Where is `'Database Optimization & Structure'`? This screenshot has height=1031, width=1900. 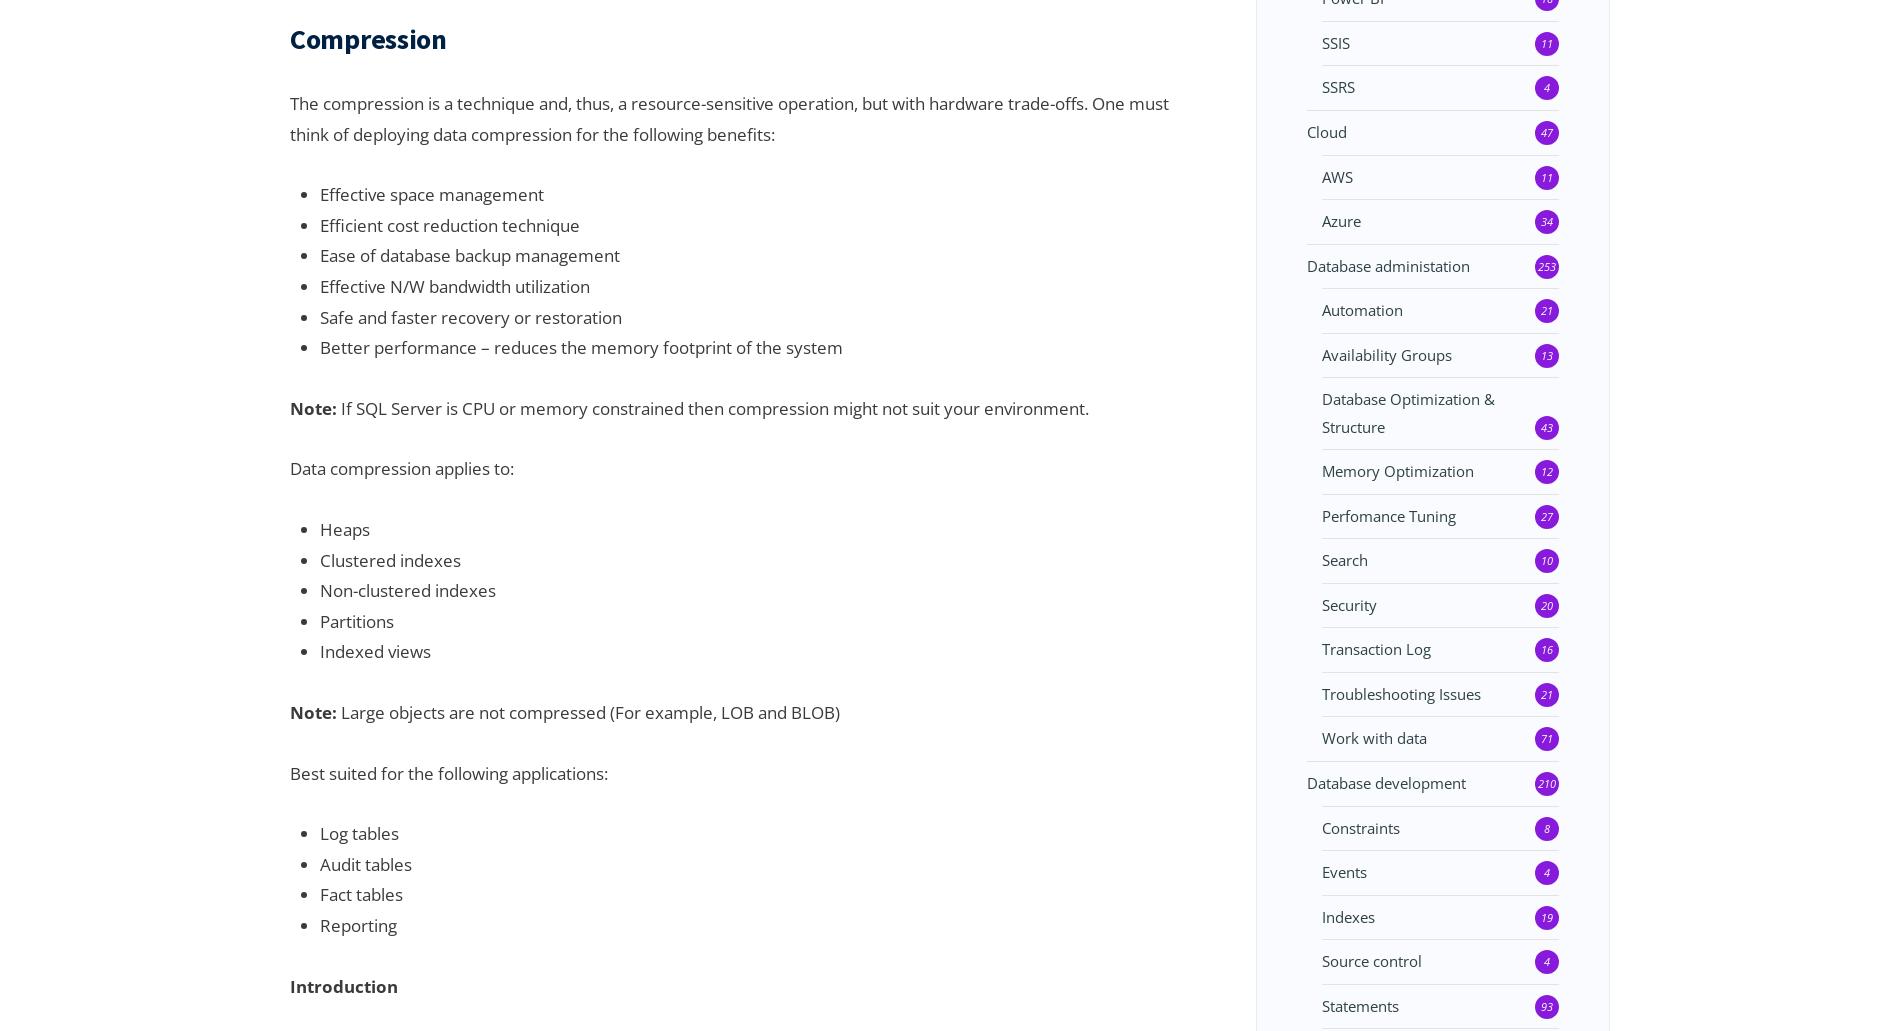
'Database Optimization & Structure' is located at coordinates (1407, 411).